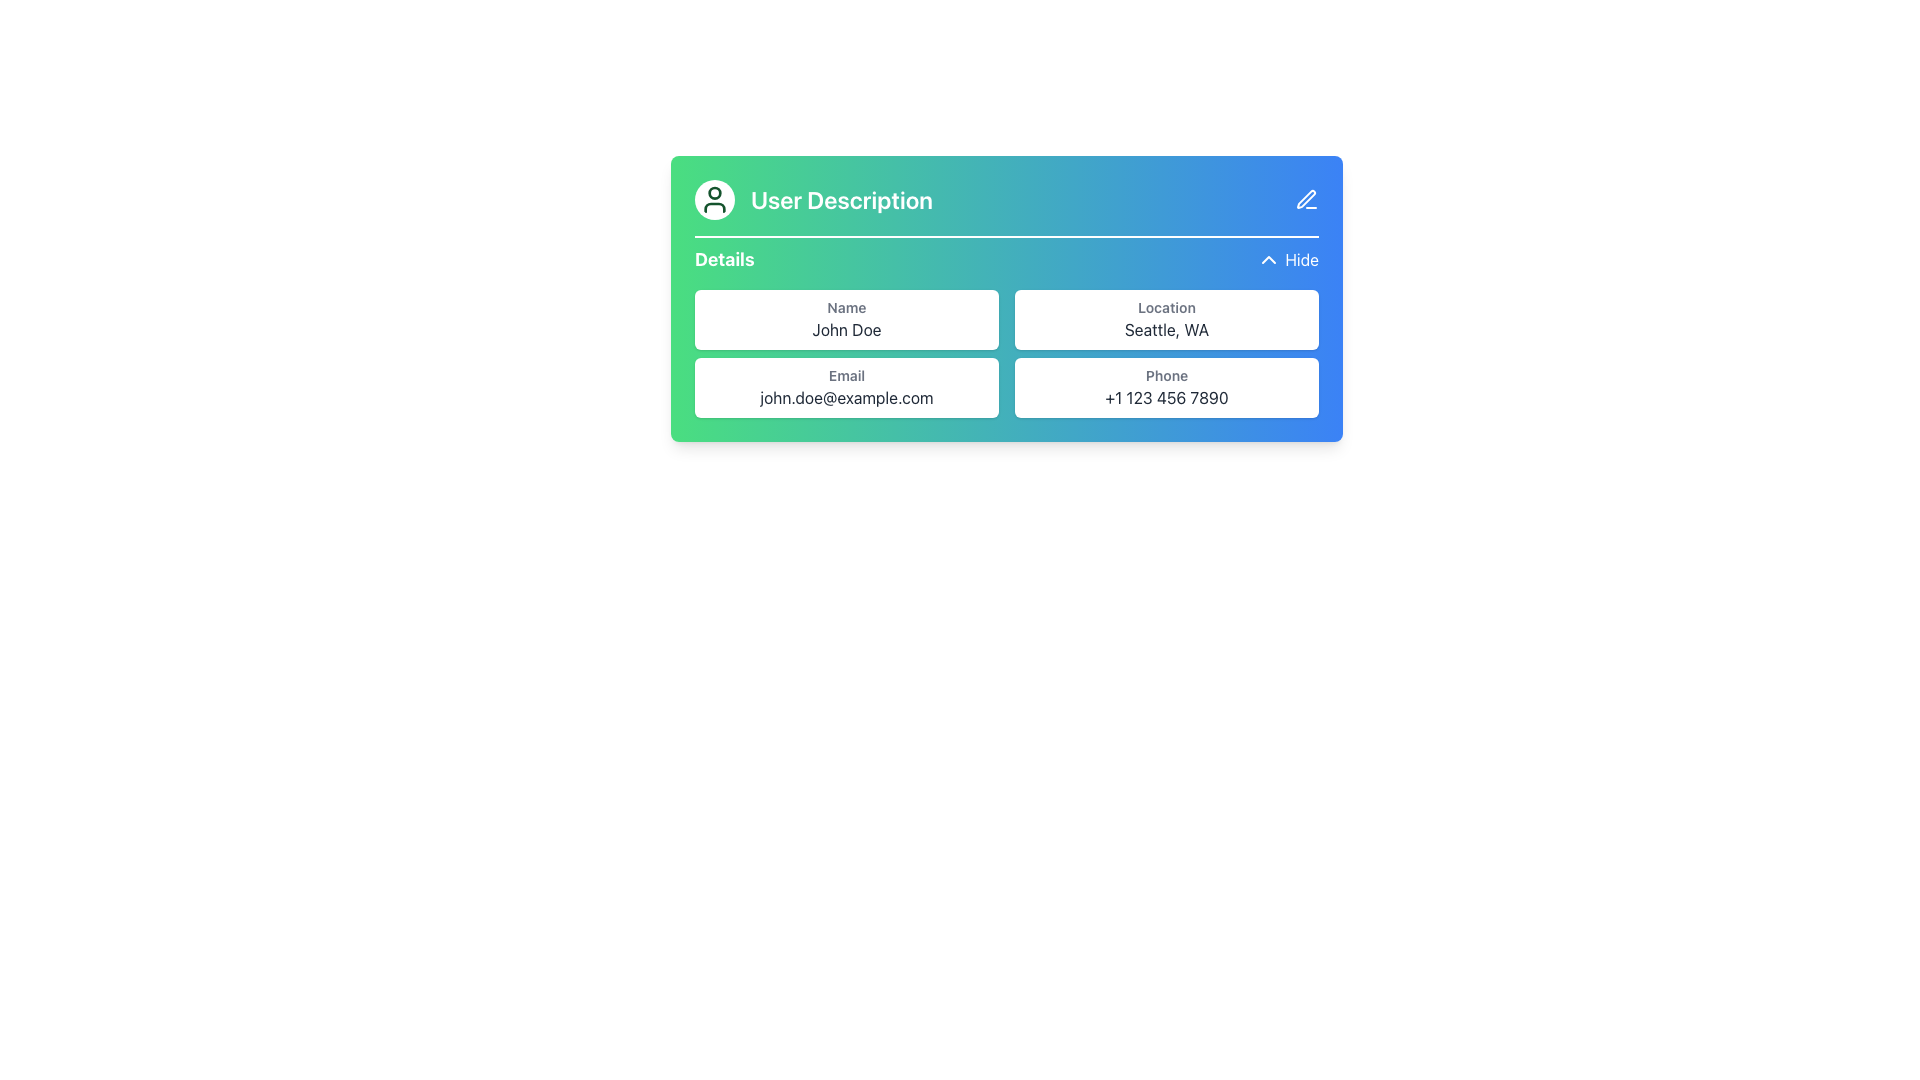 The image size is (1920, 1080). What do you see at coordinates (715, 200) in the screenshot?
I see `the circular user profile icon with a green border located in the top-left corner of the user details card` at bounding box center [715, 200].